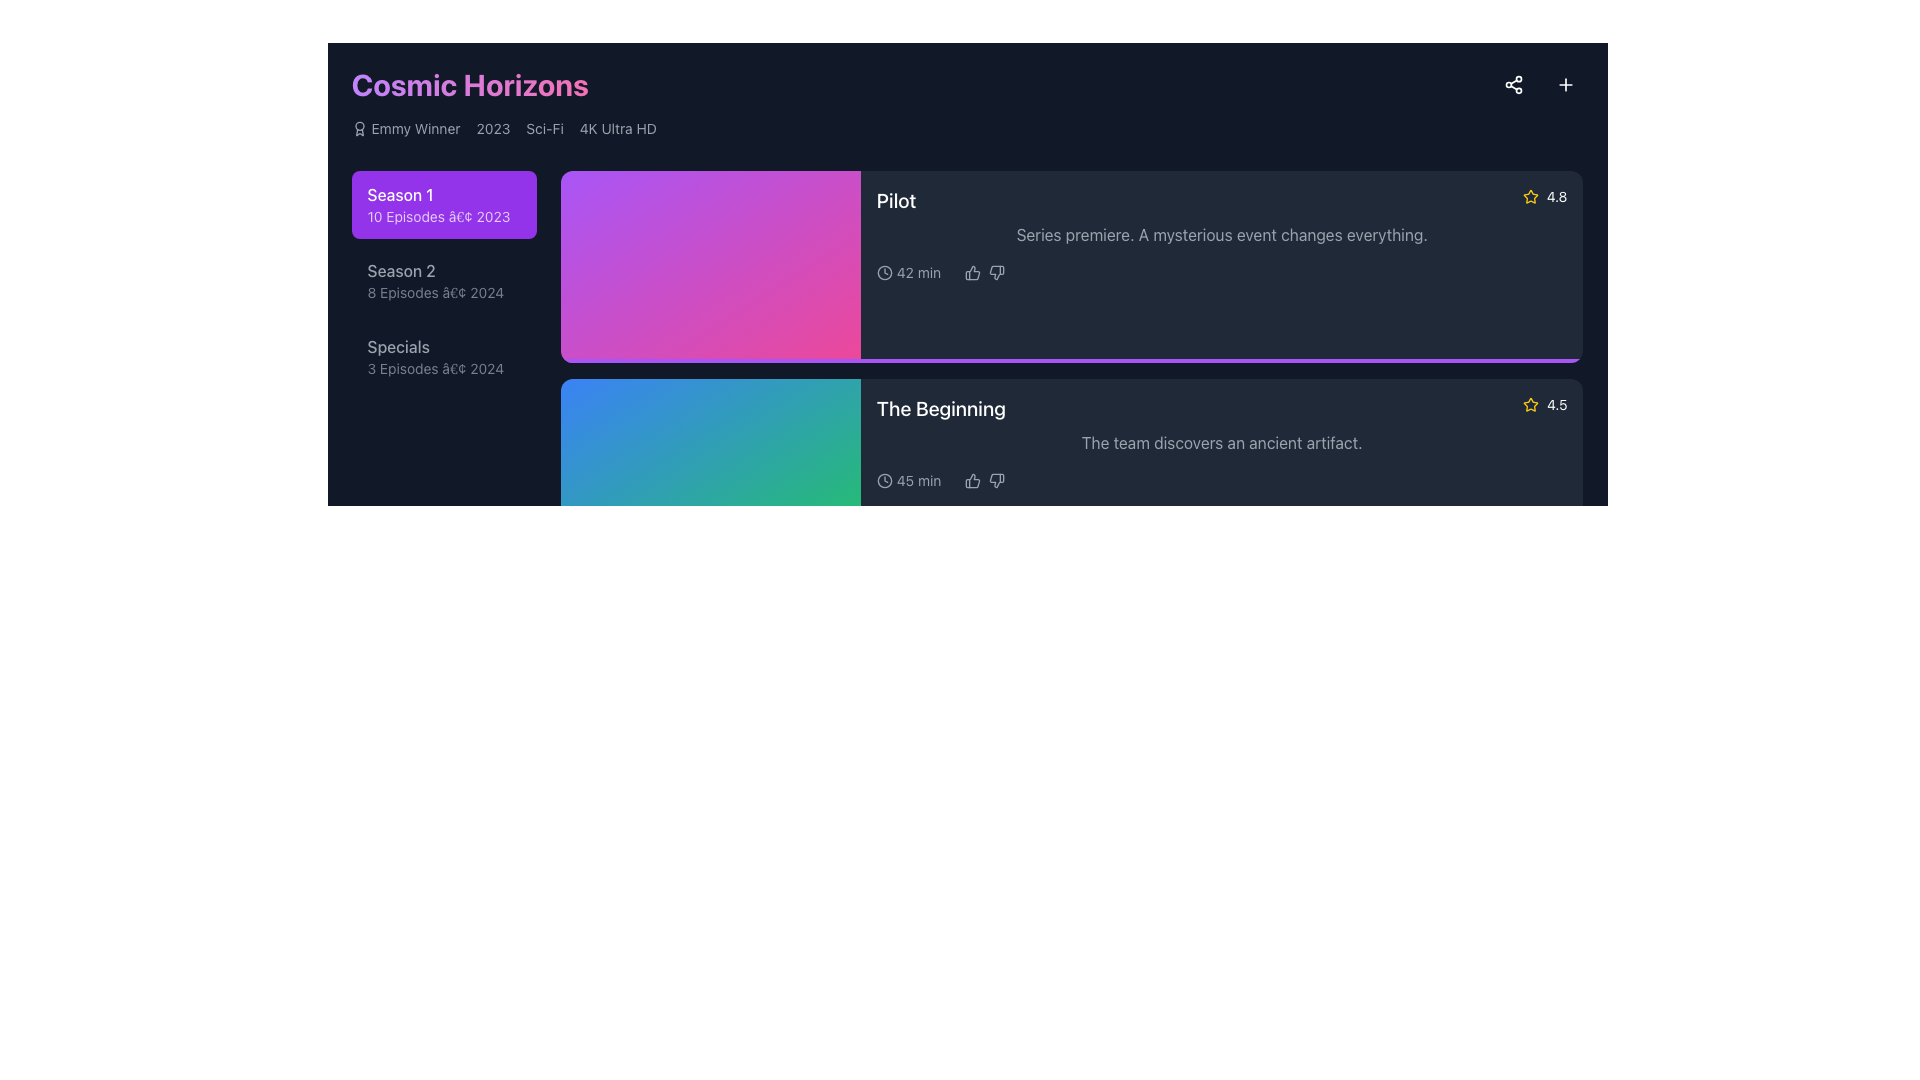  What do you see at coordinates (1071, 361) in the screenshot?
I see `the horizontal progress bar at the bottom of the 'Pilot' card layout, which is styled in gray with a purple filled section indicating progress` at bounding box center [1071, 361].